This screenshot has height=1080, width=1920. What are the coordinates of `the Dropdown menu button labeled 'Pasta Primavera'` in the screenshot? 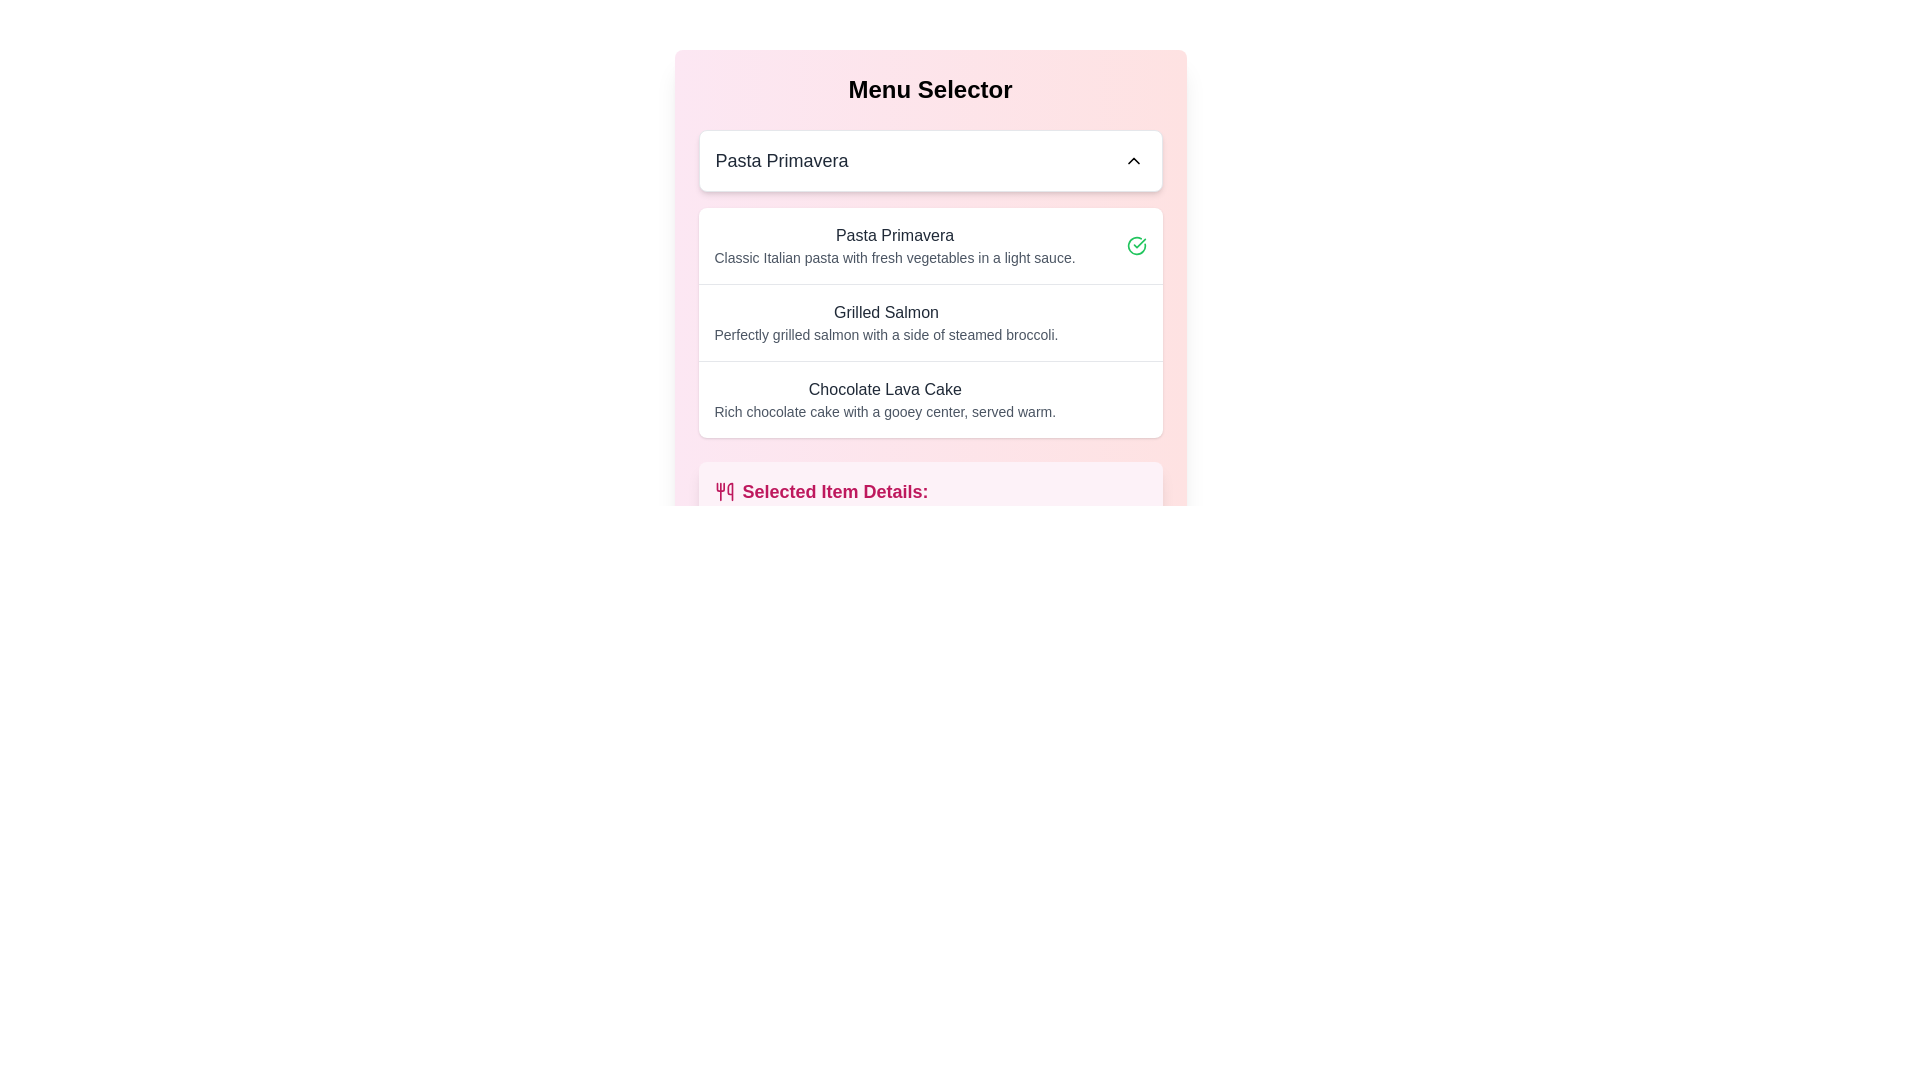 It's located at (929, 160).